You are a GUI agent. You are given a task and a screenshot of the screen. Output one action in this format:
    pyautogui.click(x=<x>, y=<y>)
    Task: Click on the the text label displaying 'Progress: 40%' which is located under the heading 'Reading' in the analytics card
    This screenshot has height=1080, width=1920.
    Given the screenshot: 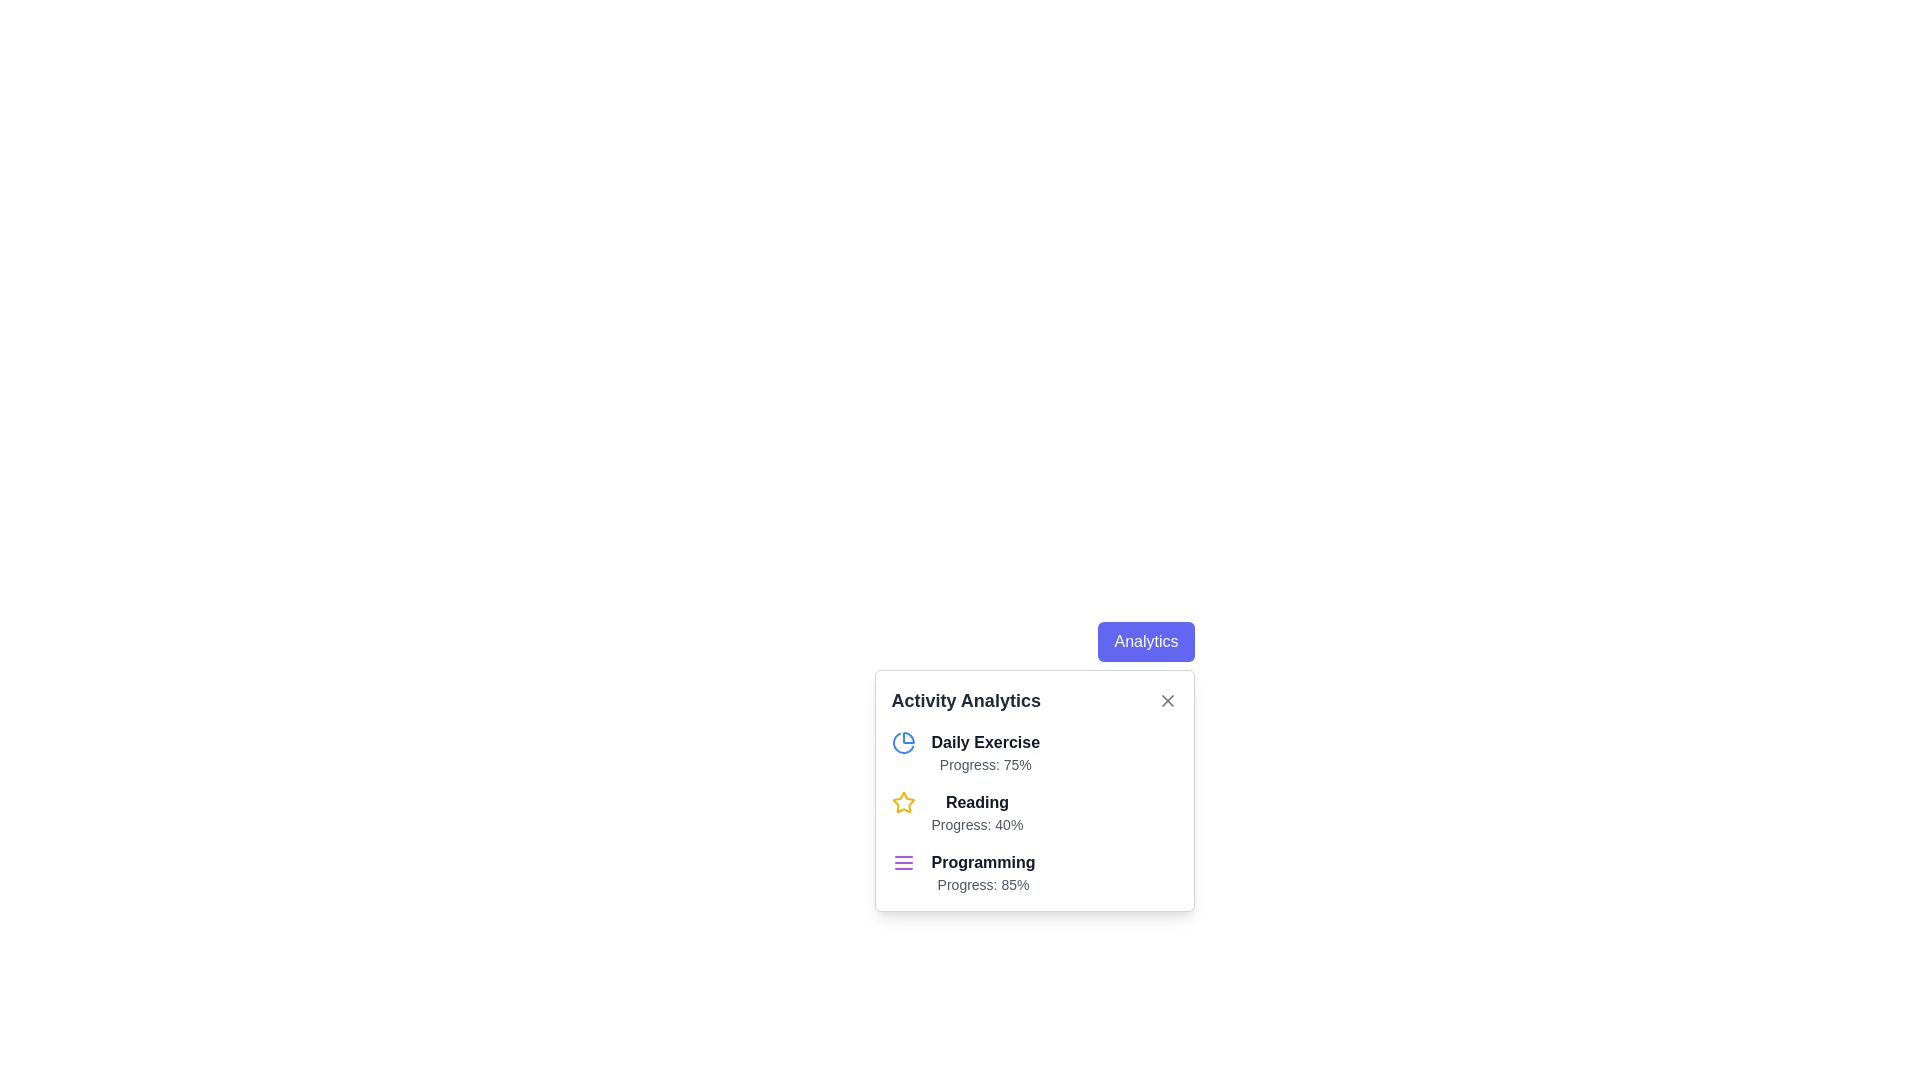 What is the action you would take?
    pyautogui.click(x=977, y=825)
    